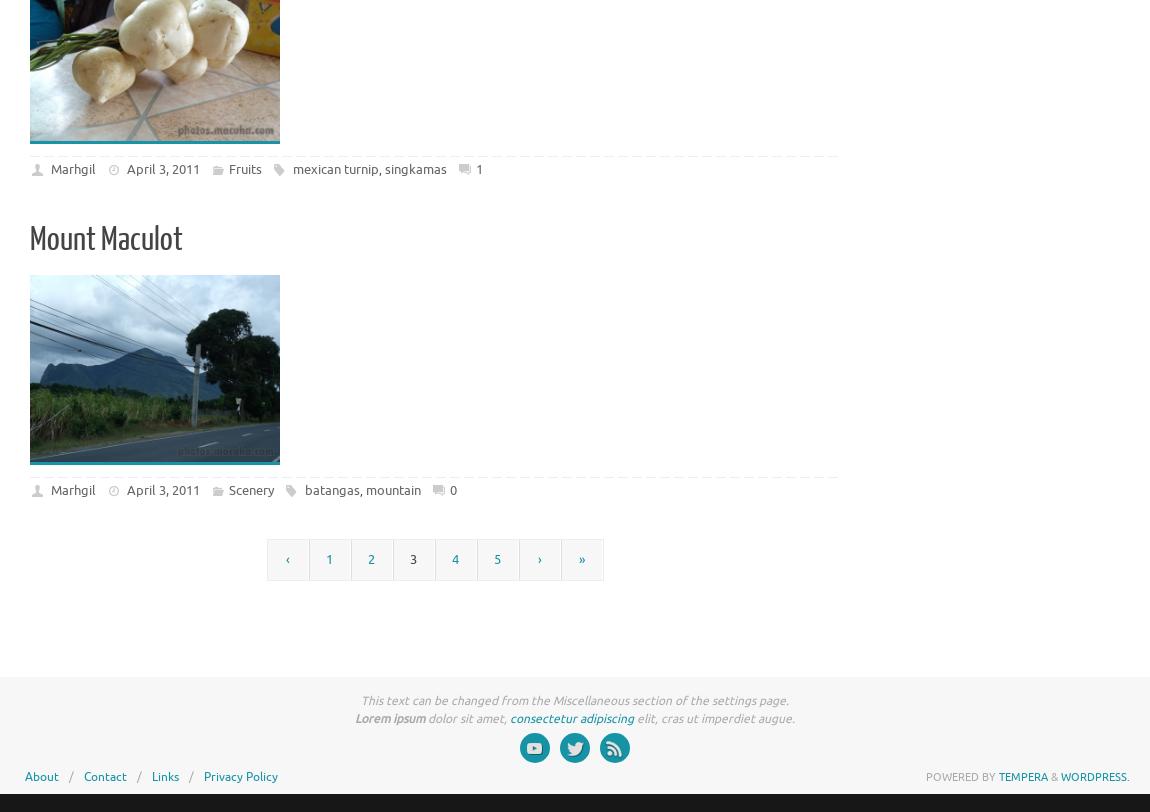  Describe the element at coordinates (40, 777) in the screenshot. I see `'About'` at that location.